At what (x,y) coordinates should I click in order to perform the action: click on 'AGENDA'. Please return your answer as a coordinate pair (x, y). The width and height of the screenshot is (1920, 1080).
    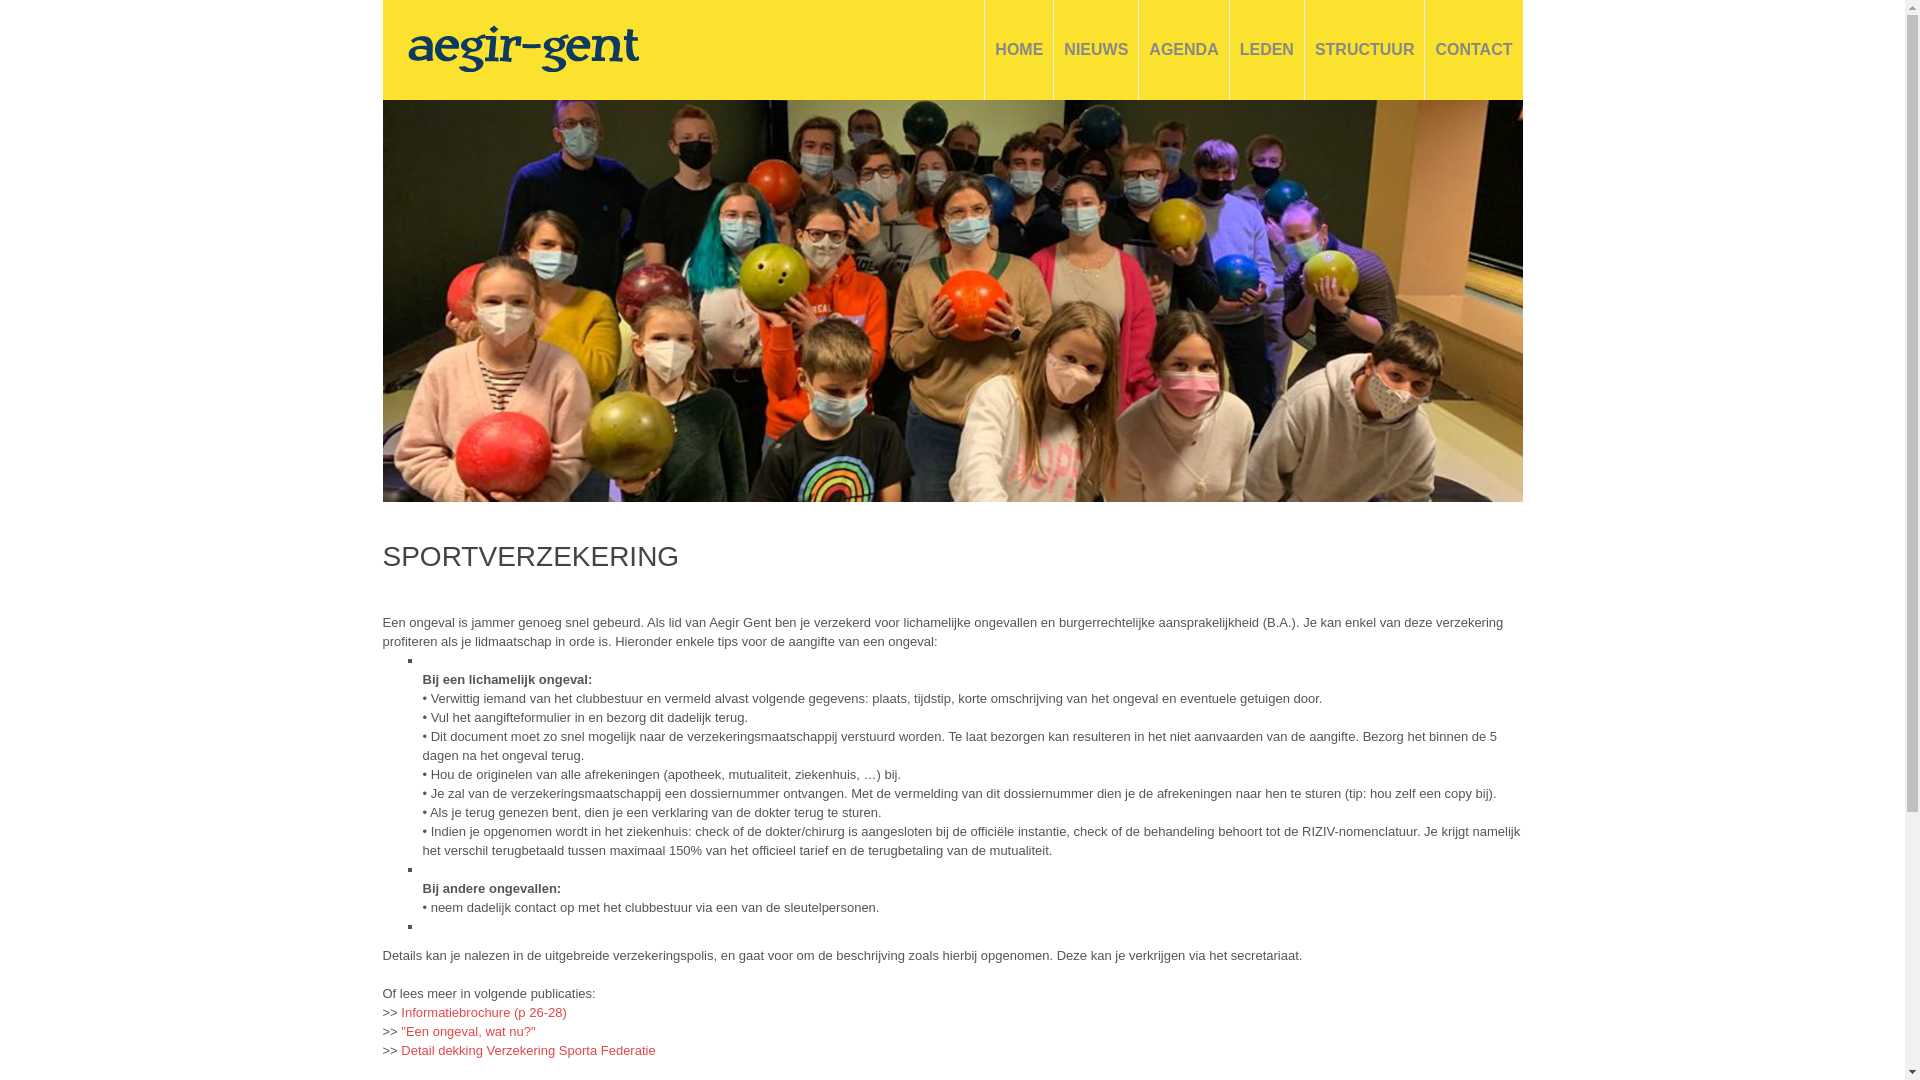
    Looking at the image, I should click on (1148, 49).